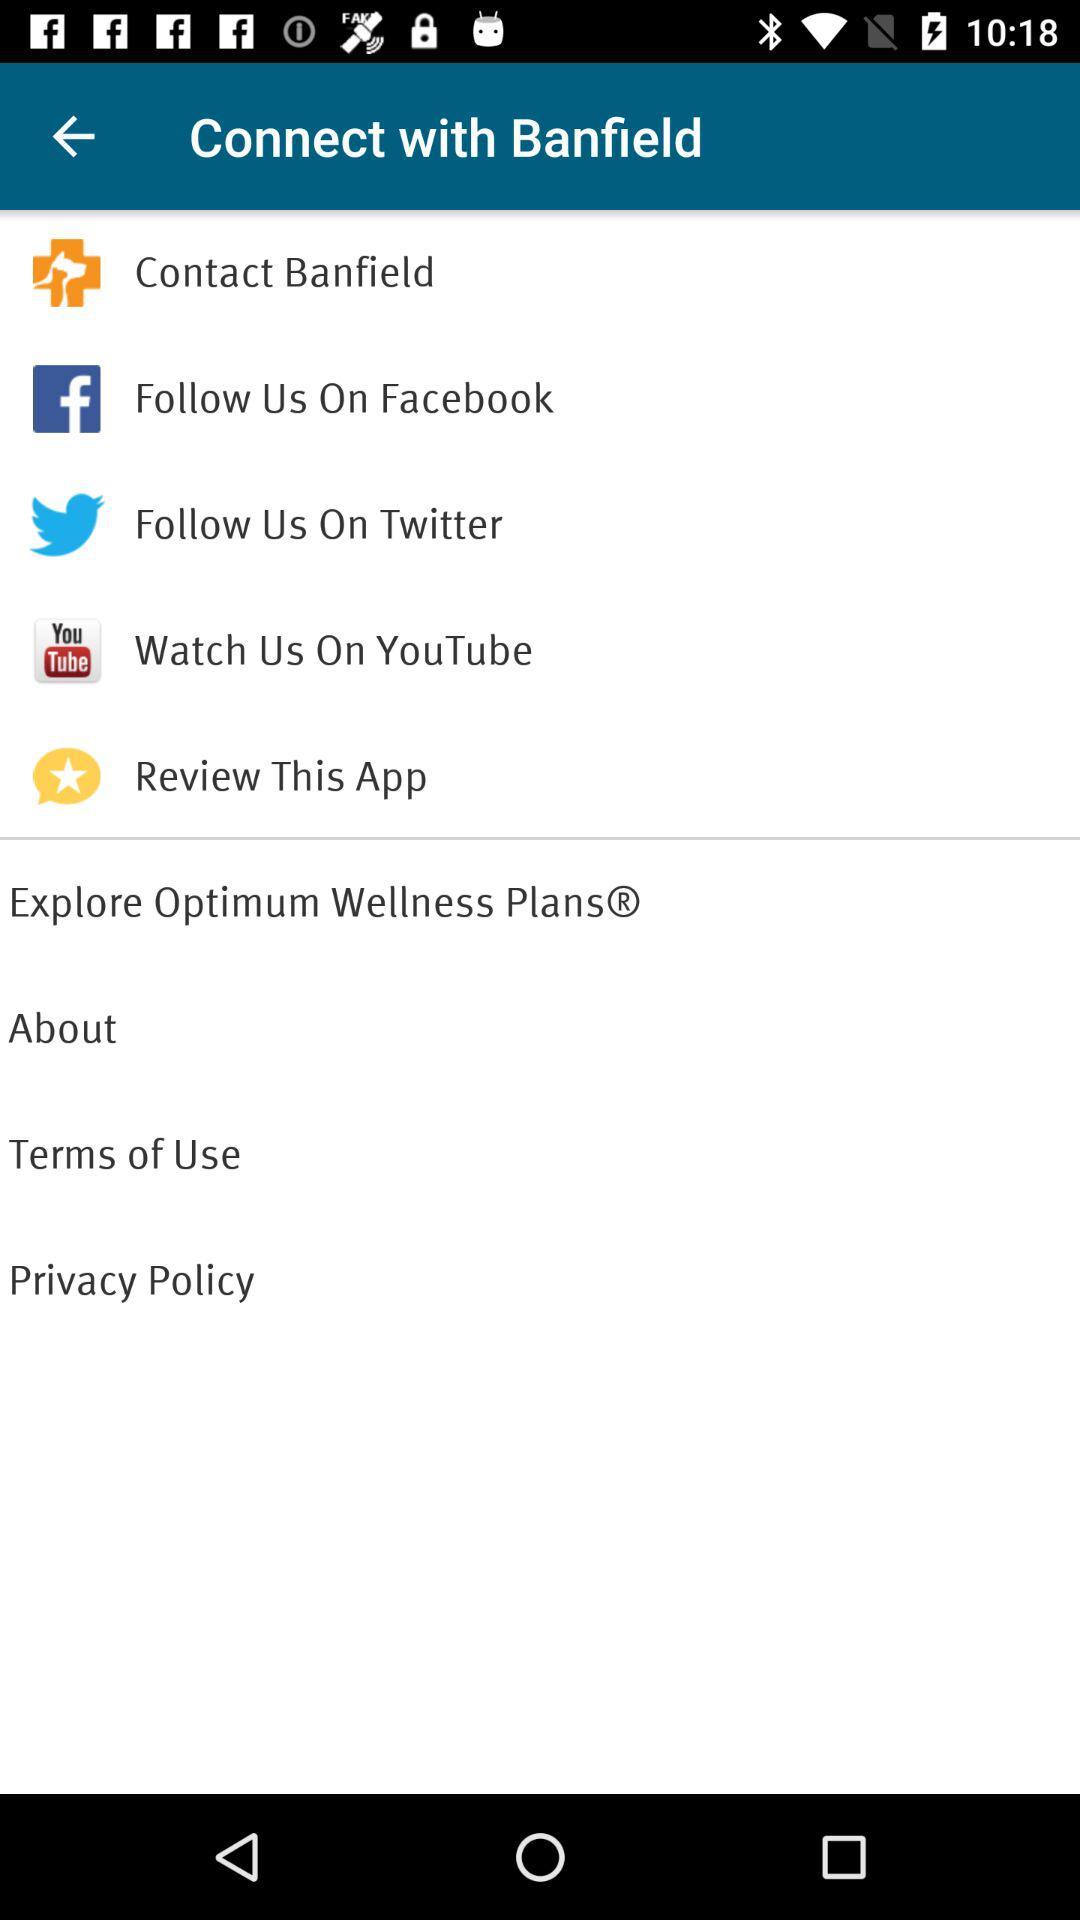  What do you see at coordinates (72, 135) in the screenshot?
I see `icon to the left of connect with banfield icon` at bounding box center [72, 135].